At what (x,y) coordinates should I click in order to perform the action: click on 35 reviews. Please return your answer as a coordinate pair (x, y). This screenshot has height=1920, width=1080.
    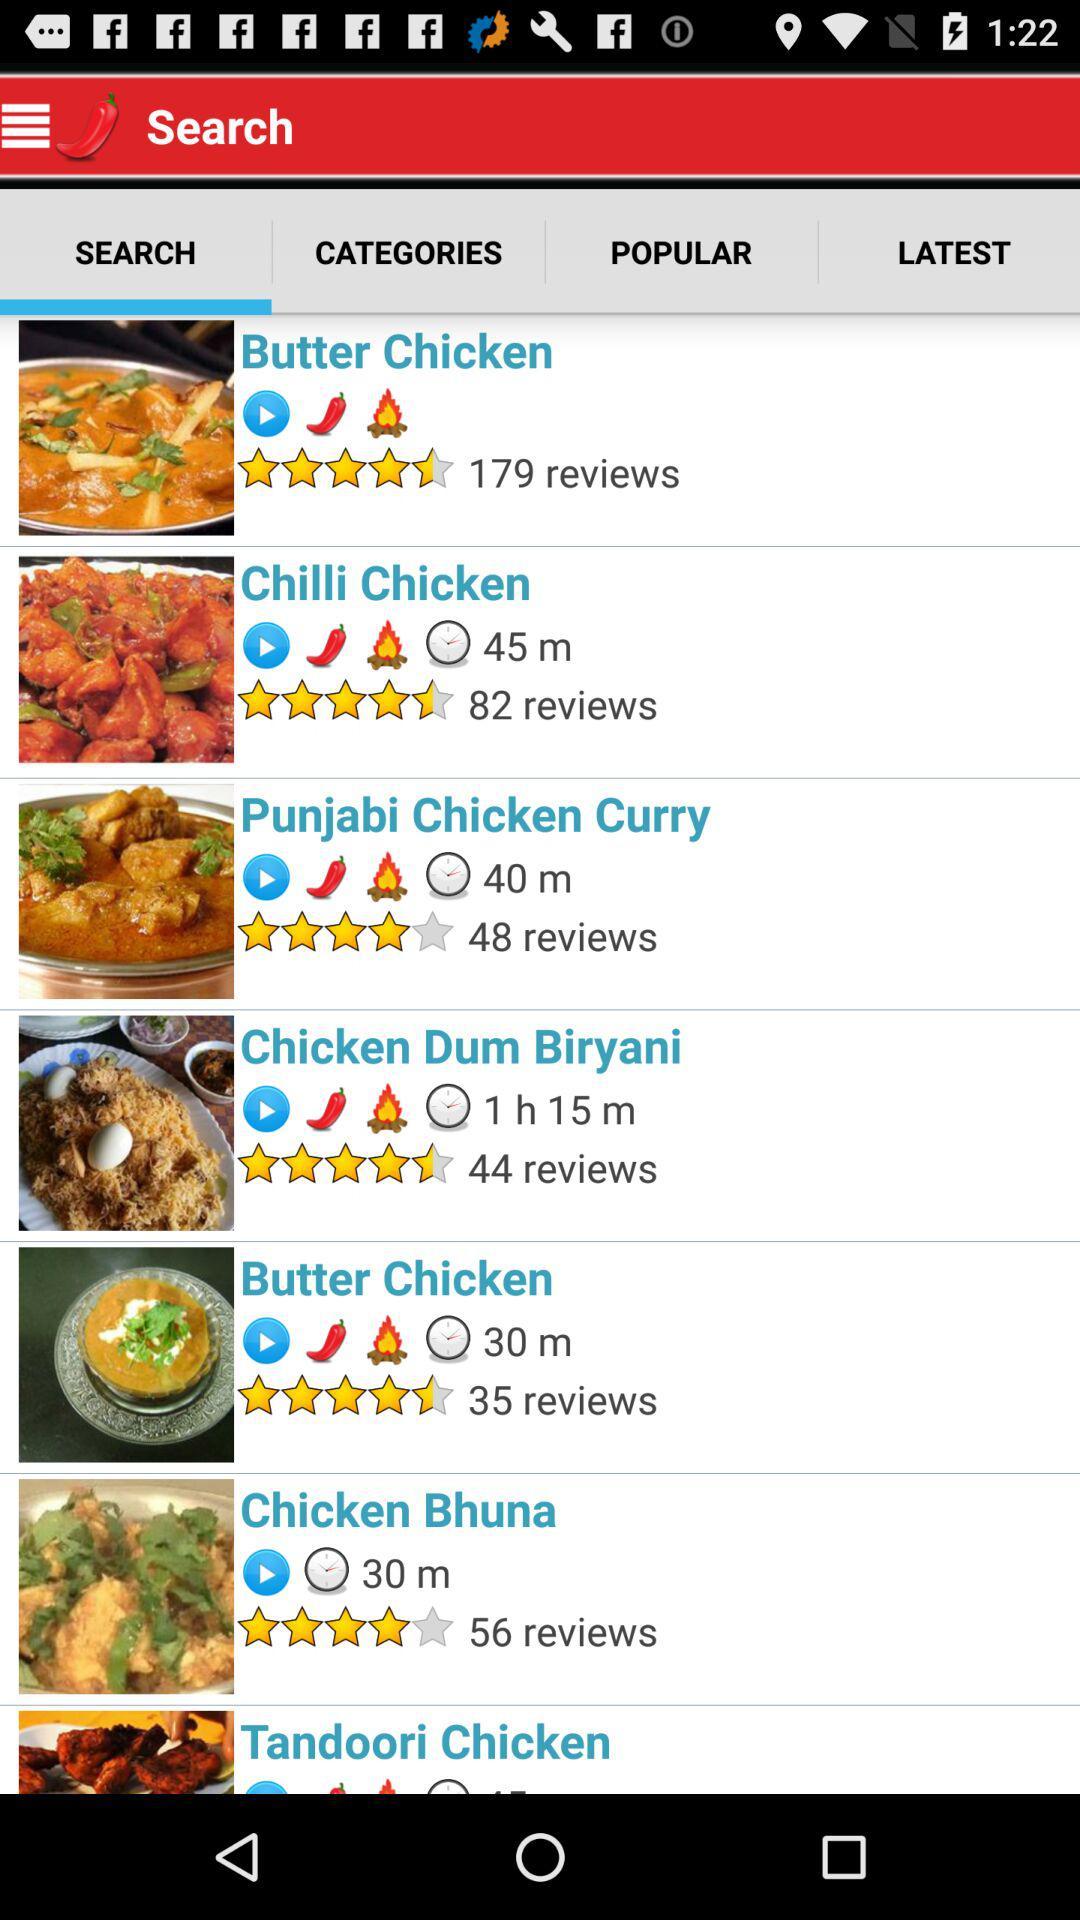
    Looking at the image, I should click on (767, 1398).